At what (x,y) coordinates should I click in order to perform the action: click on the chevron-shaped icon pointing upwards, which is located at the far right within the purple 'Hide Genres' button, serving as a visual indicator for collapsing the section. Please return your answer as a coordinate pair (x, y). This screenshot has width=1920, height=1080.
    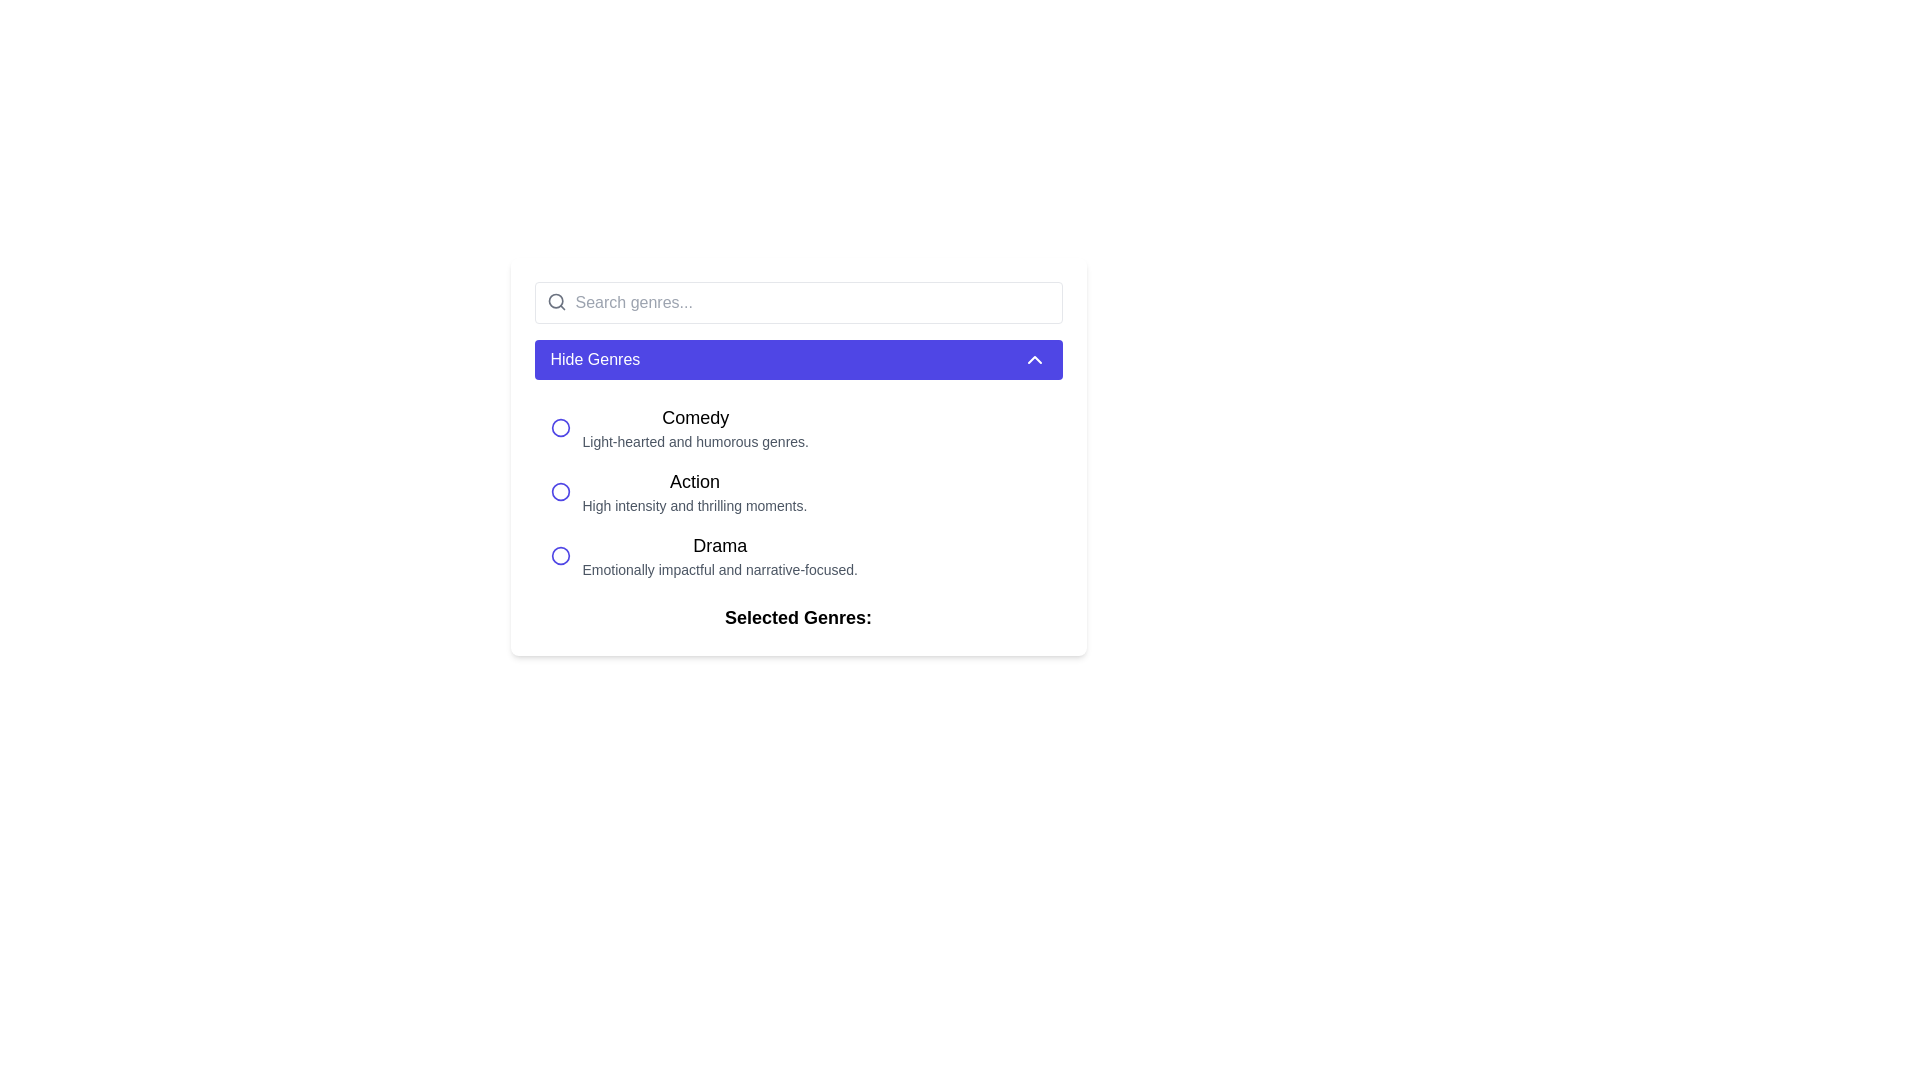
    Looking at the image, I should click on (1034, 358).